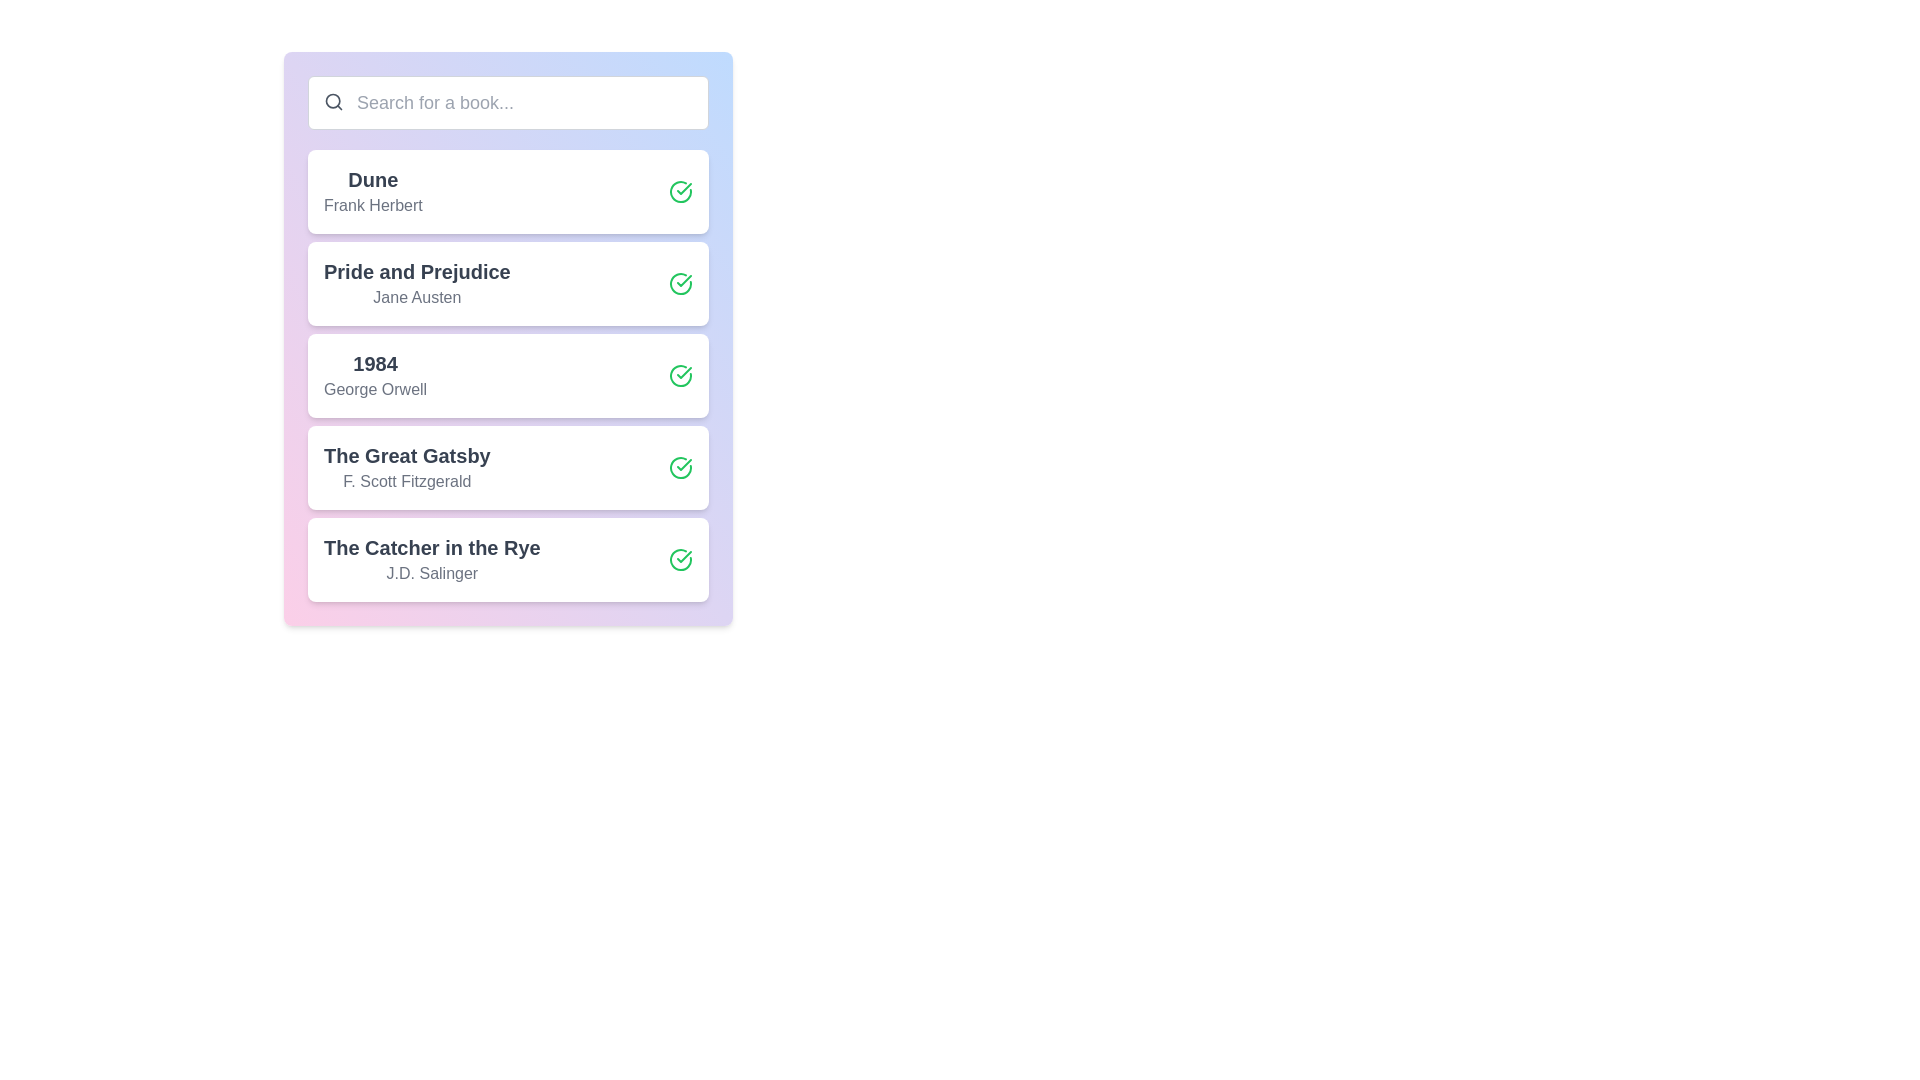 The height and width of the screenshot is (1080, 1920). I want to click on the card-like list item displaying 'The Catcher in the Rye', so click(508, 559).